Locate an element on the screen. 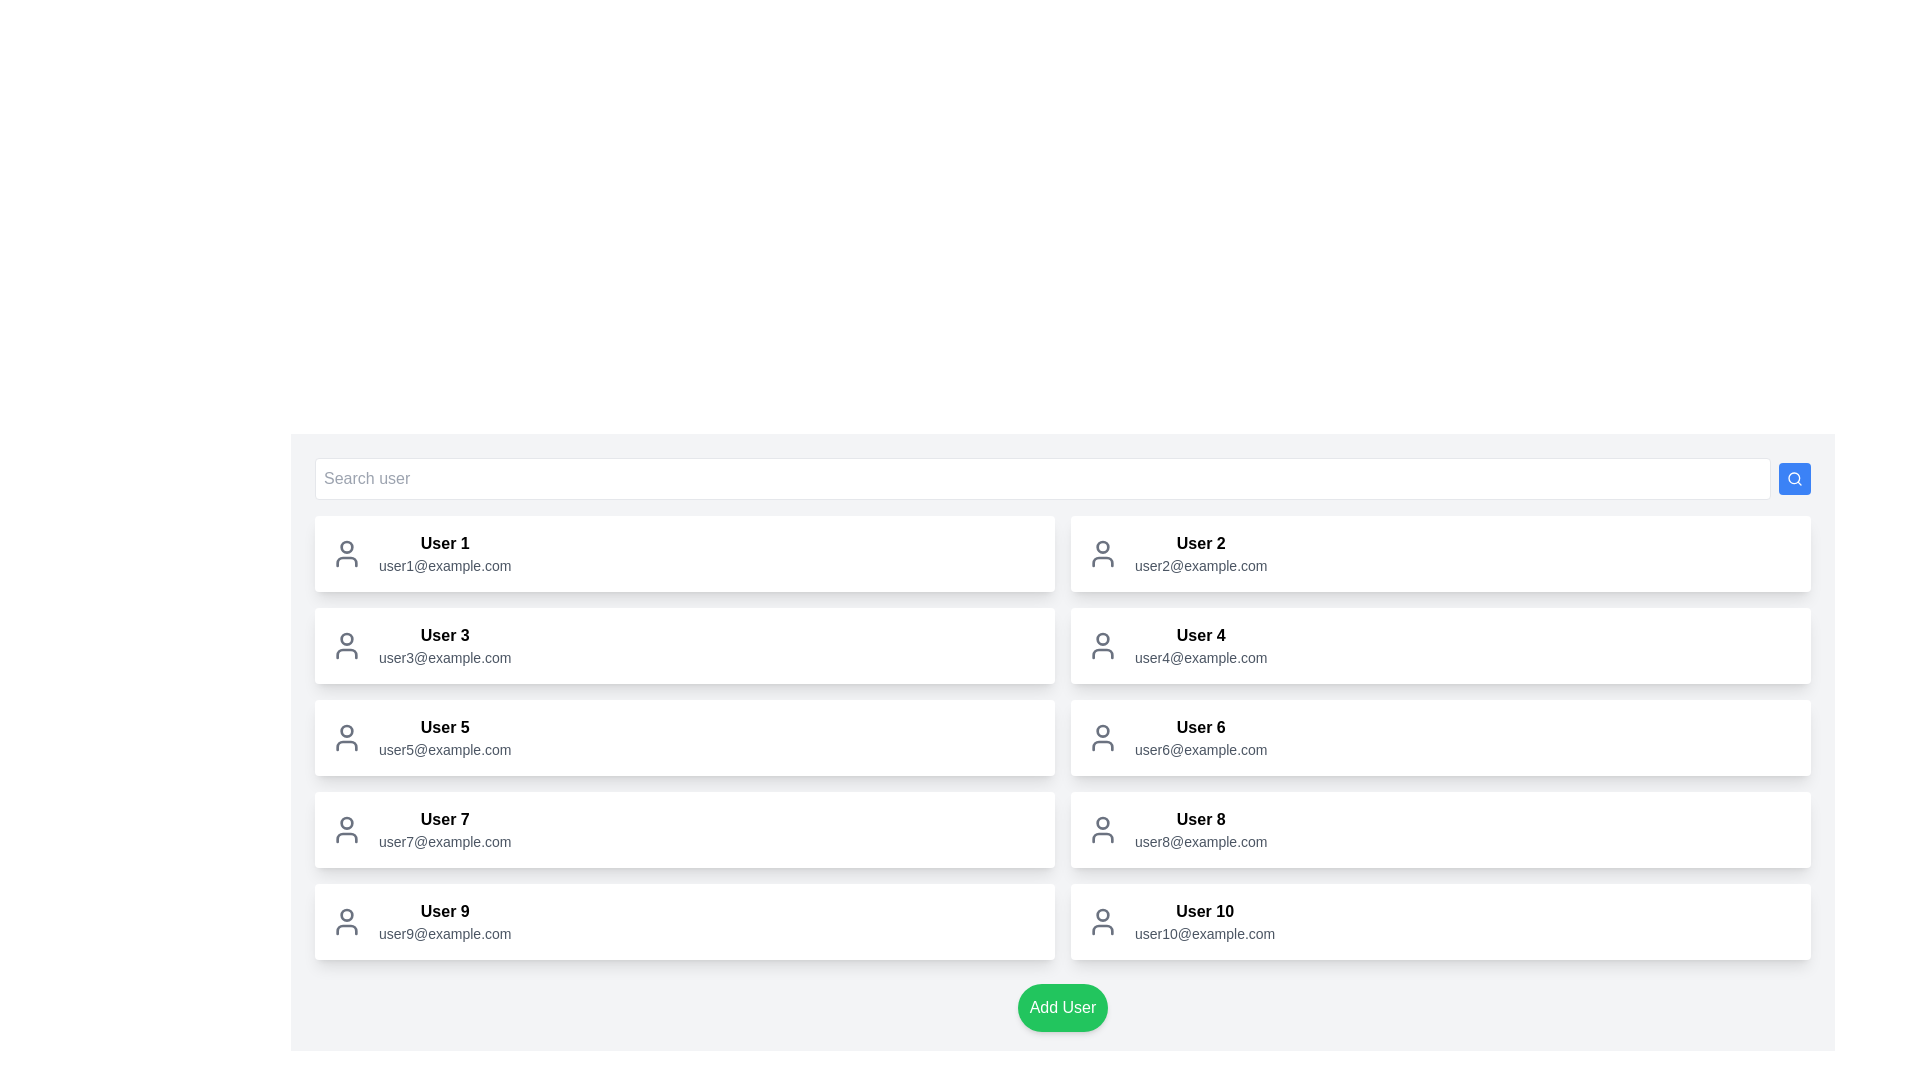 This screenshot has height=1080, width=1920. the user profile icon representing 'User 5' located to the left of the text content in the card labeled 'User 5' and 'user5@example.com' is located at coordinates (346, 737).